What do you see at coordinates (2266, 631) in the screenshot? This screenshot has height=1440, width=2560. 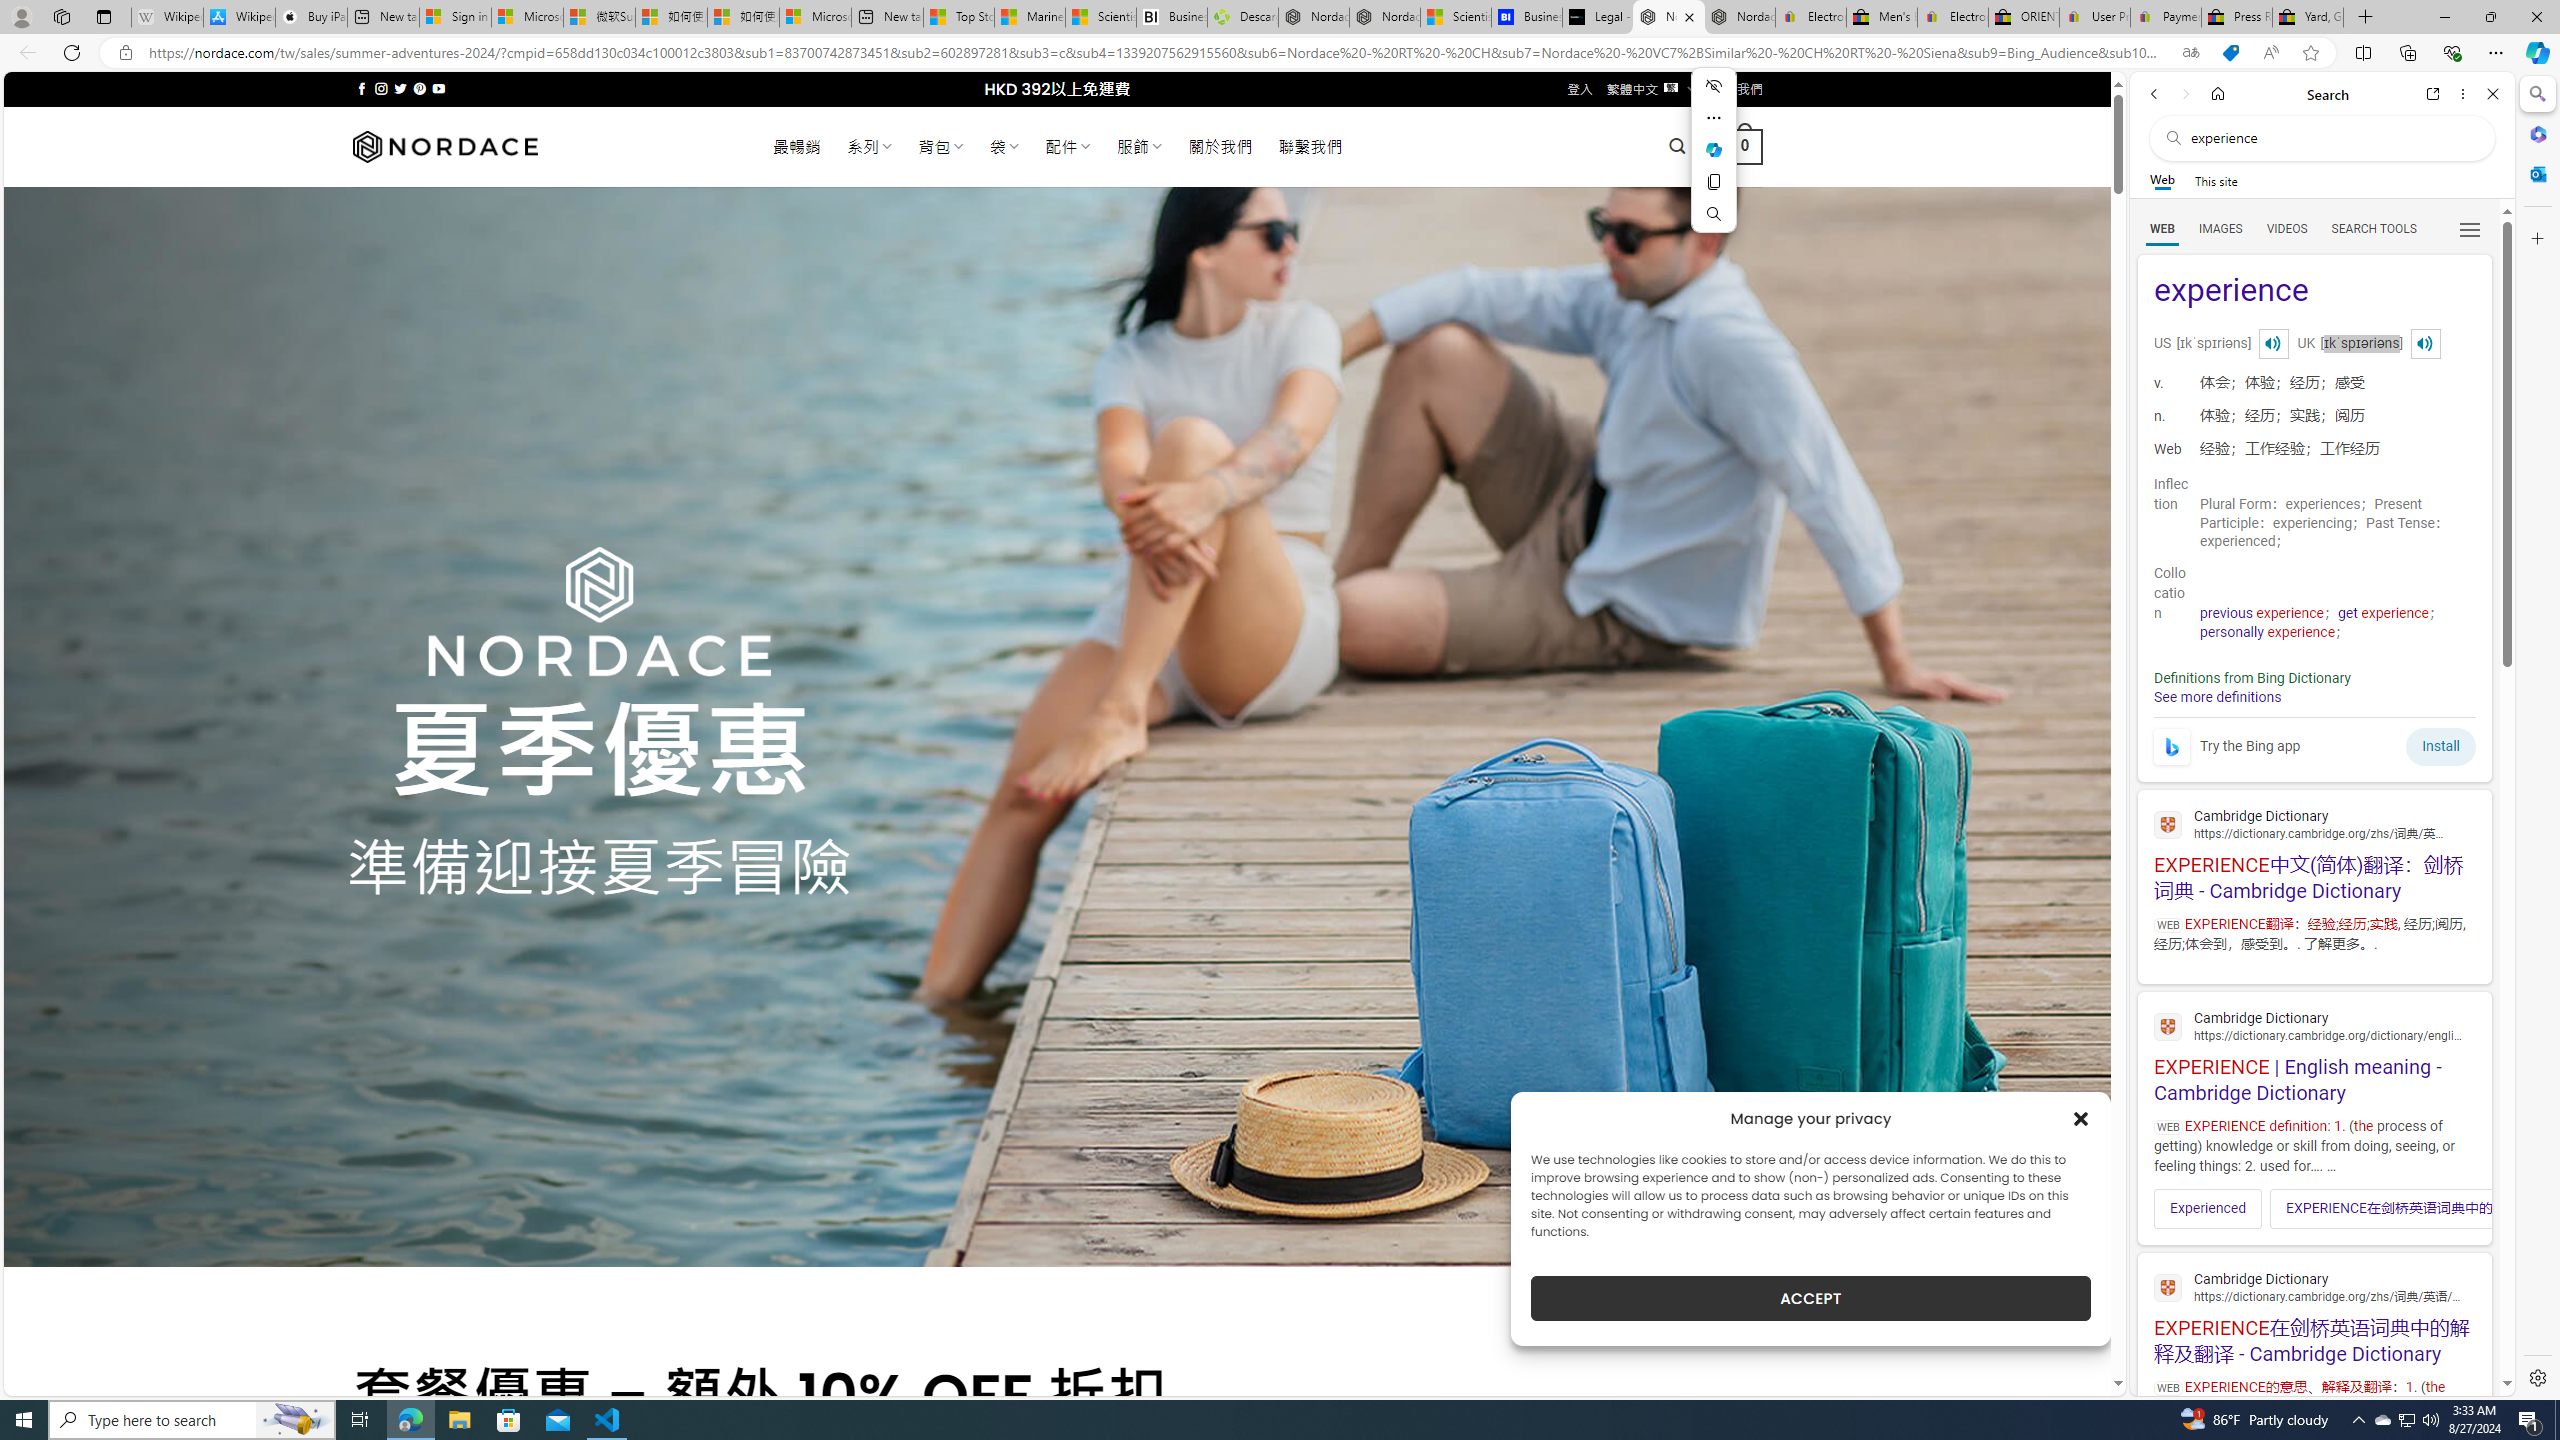 I see `'personally experience'` at bounding box center [2266, 631].